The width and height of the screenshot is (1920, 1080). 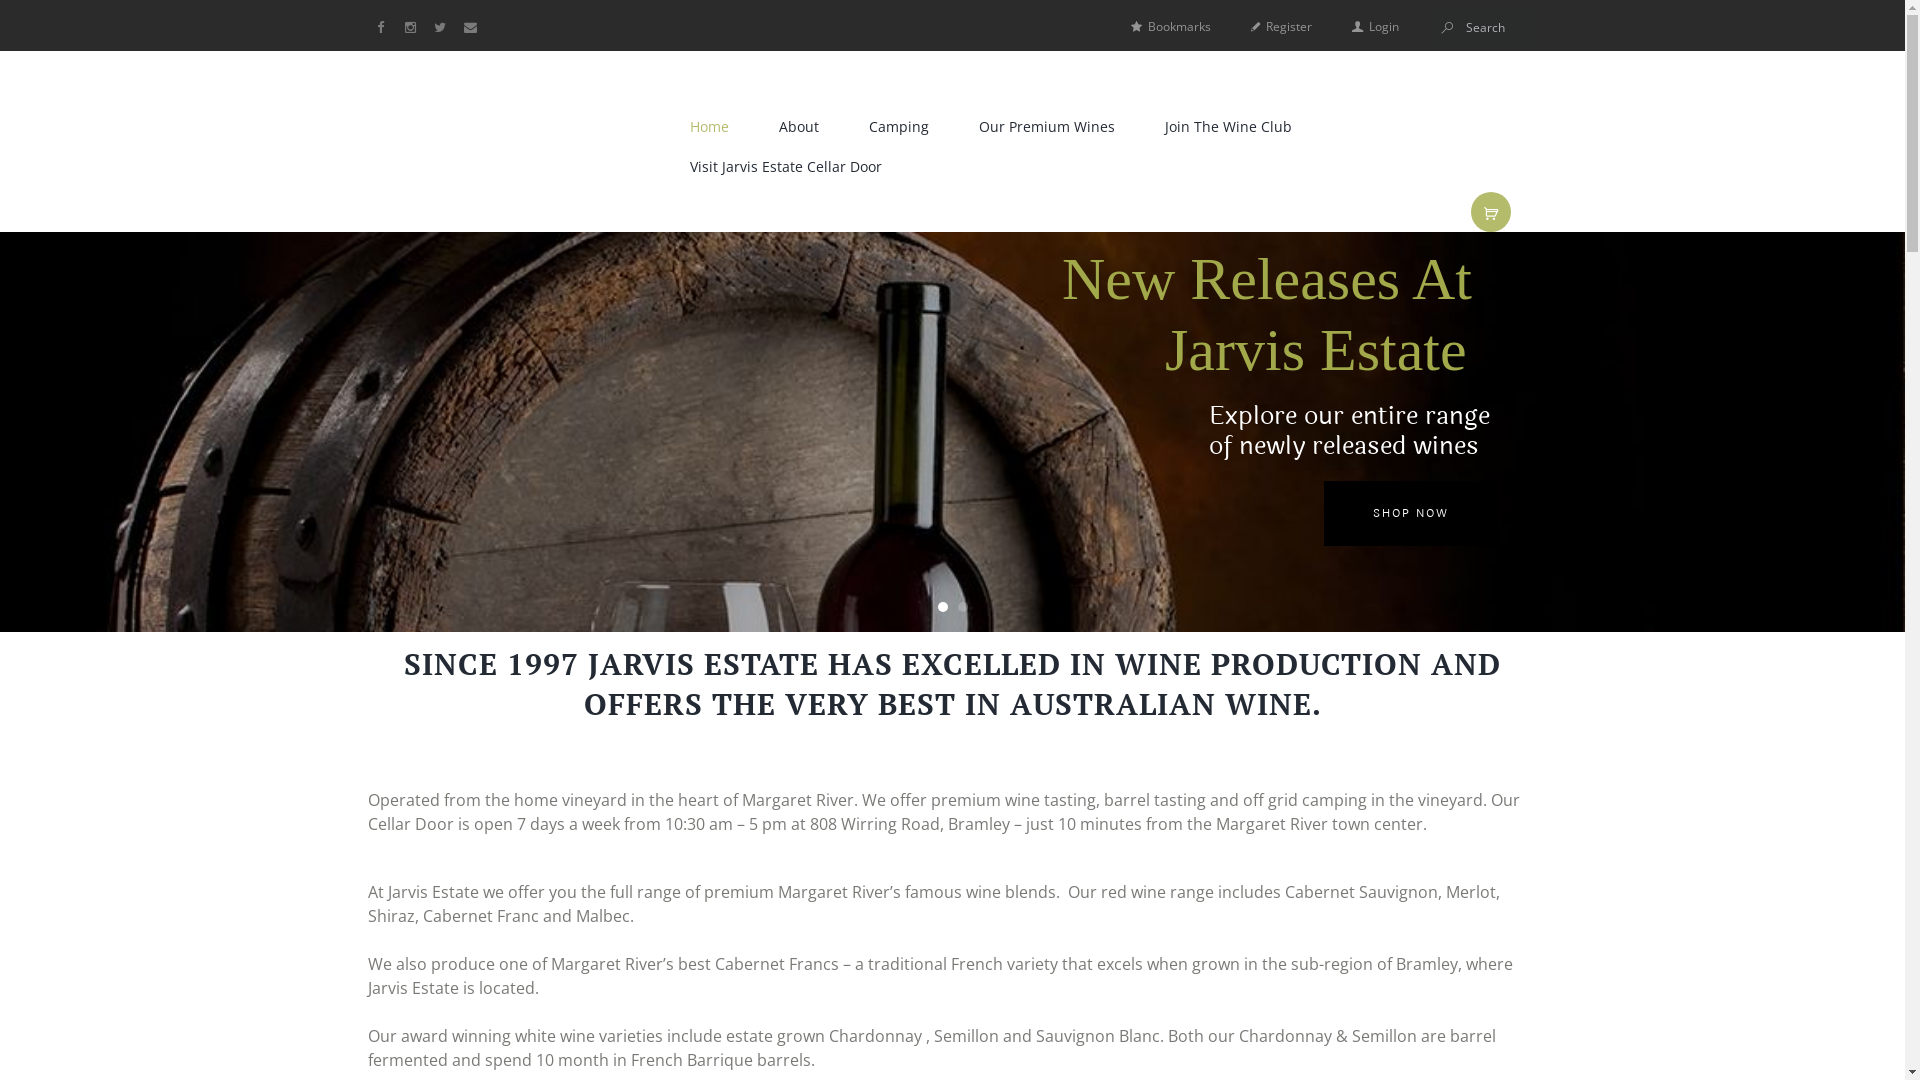 What do you see at coordinates (1045, 125) in the screenshot?
I see `'Our Premium Wines'` at bounding box center [1045, 125].